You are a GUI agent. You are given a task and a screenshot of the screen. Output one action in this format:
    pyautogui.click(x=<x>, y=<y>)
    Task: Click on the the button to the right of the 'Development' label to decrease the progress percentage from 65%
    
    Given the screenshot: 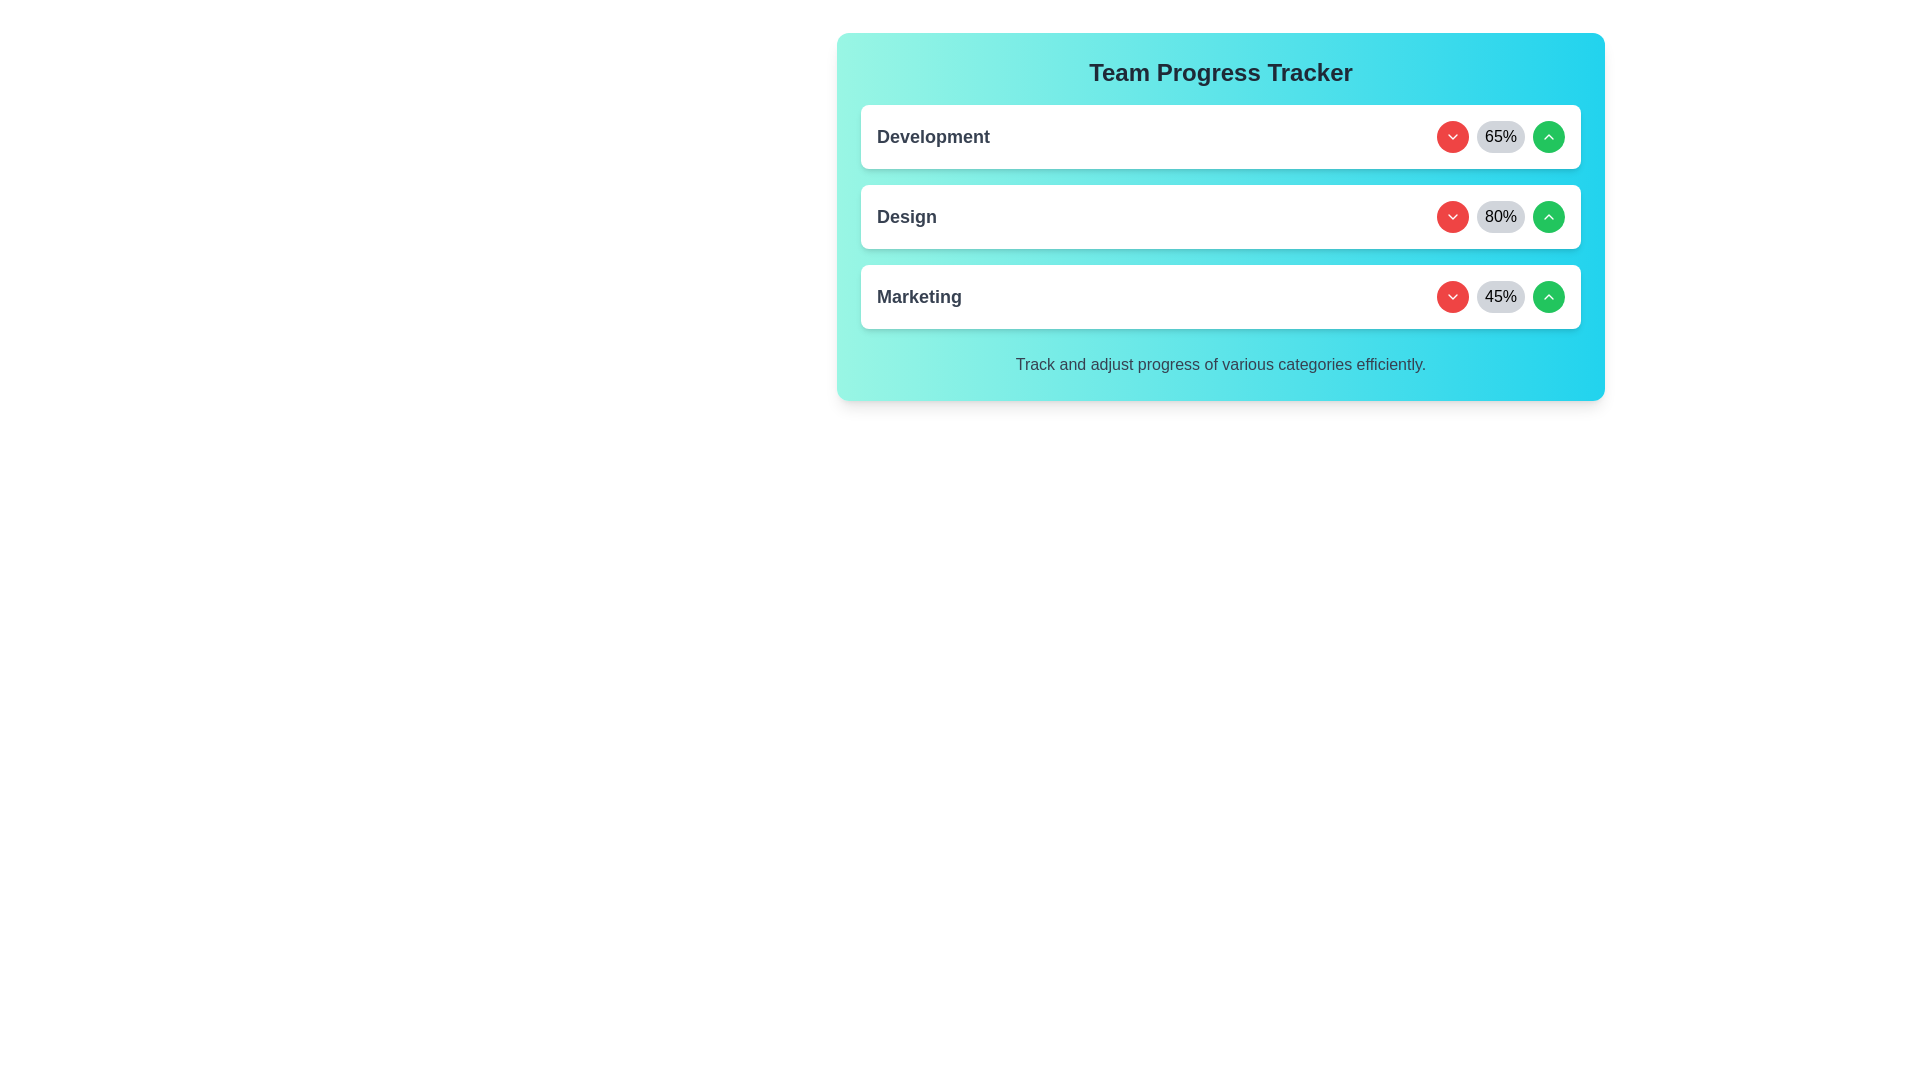 What is the action you would take?
    pyautogui.click(x=1453, y=136)
    